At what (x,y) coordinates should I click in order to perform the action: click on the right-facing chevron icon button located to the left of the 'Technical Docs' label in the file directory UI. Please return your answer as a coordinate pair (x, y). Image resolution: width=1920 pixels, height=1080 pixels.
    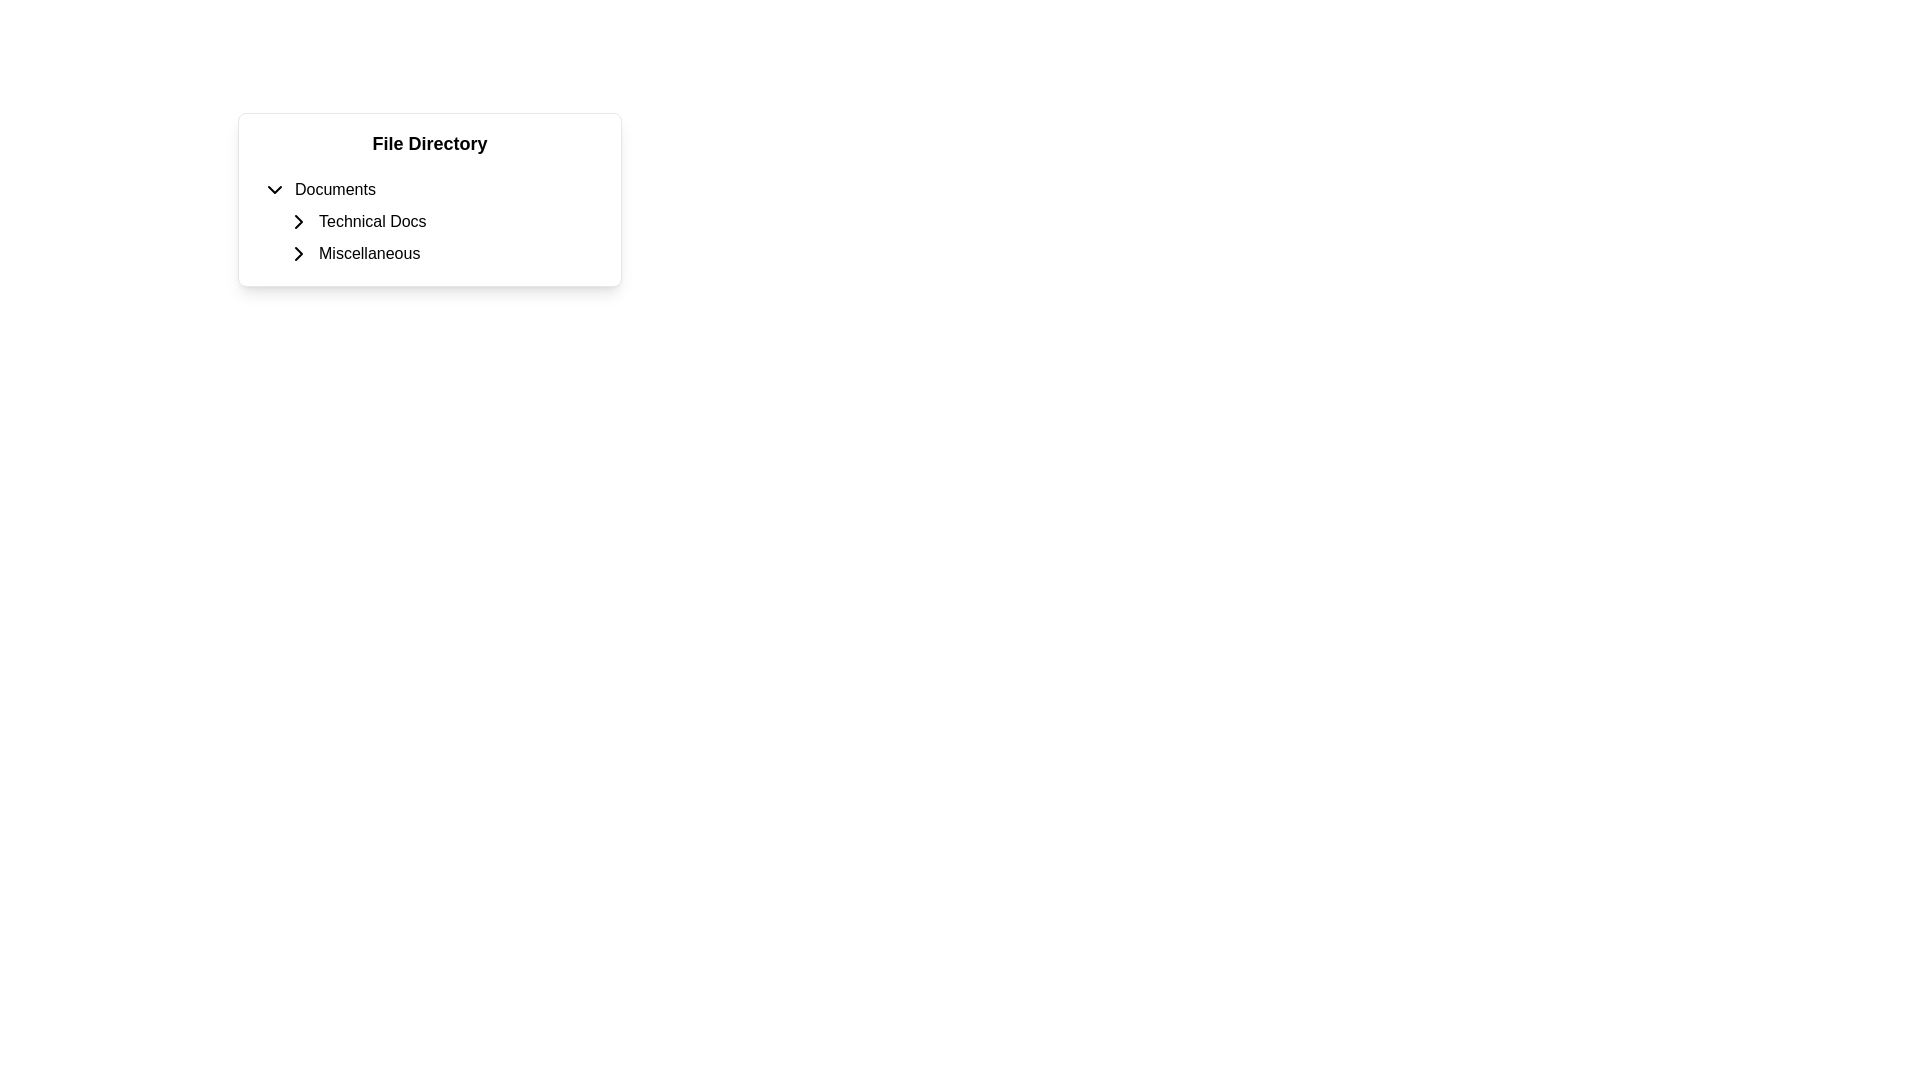
    Looking at the image, I should click on (297, 222).